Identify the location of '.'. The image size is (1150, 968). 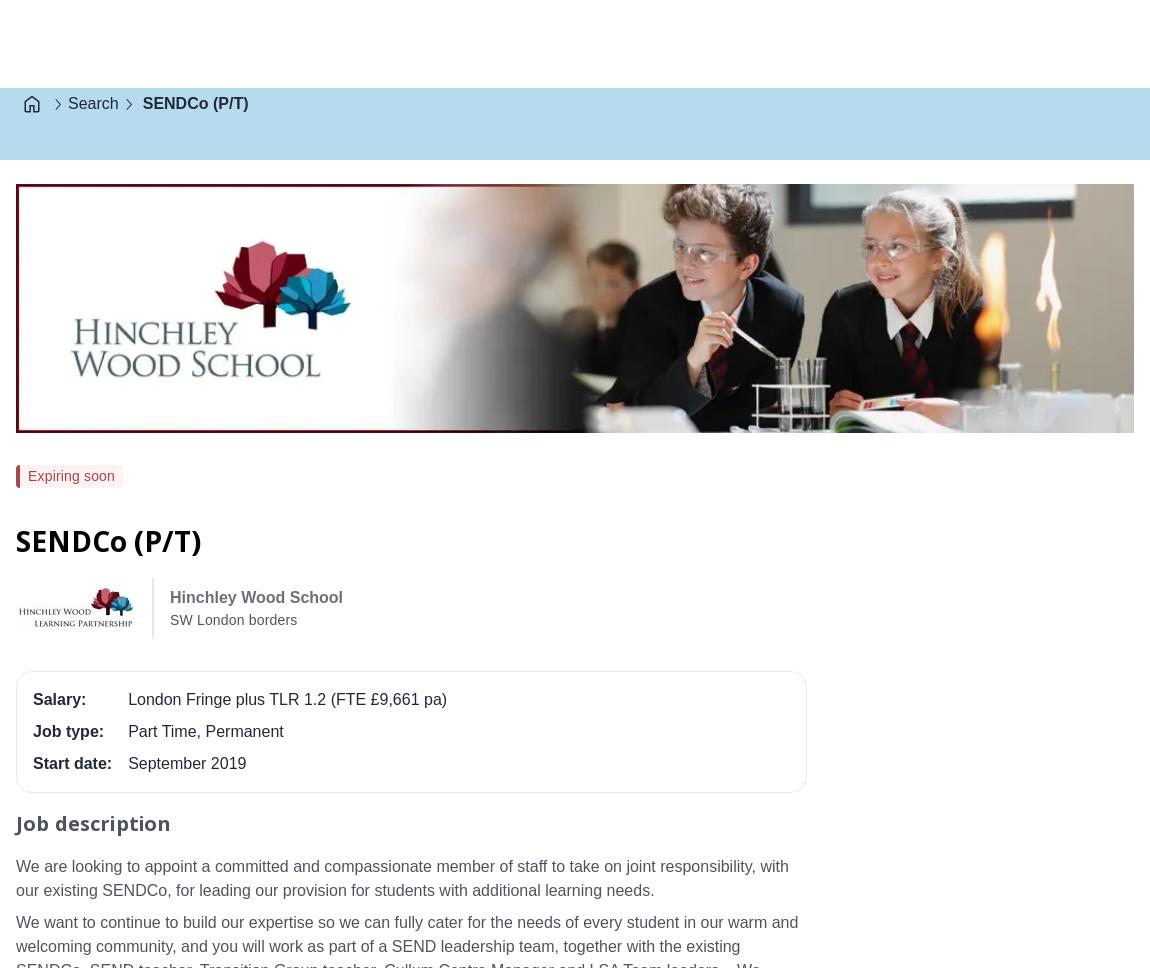
(389, 10).